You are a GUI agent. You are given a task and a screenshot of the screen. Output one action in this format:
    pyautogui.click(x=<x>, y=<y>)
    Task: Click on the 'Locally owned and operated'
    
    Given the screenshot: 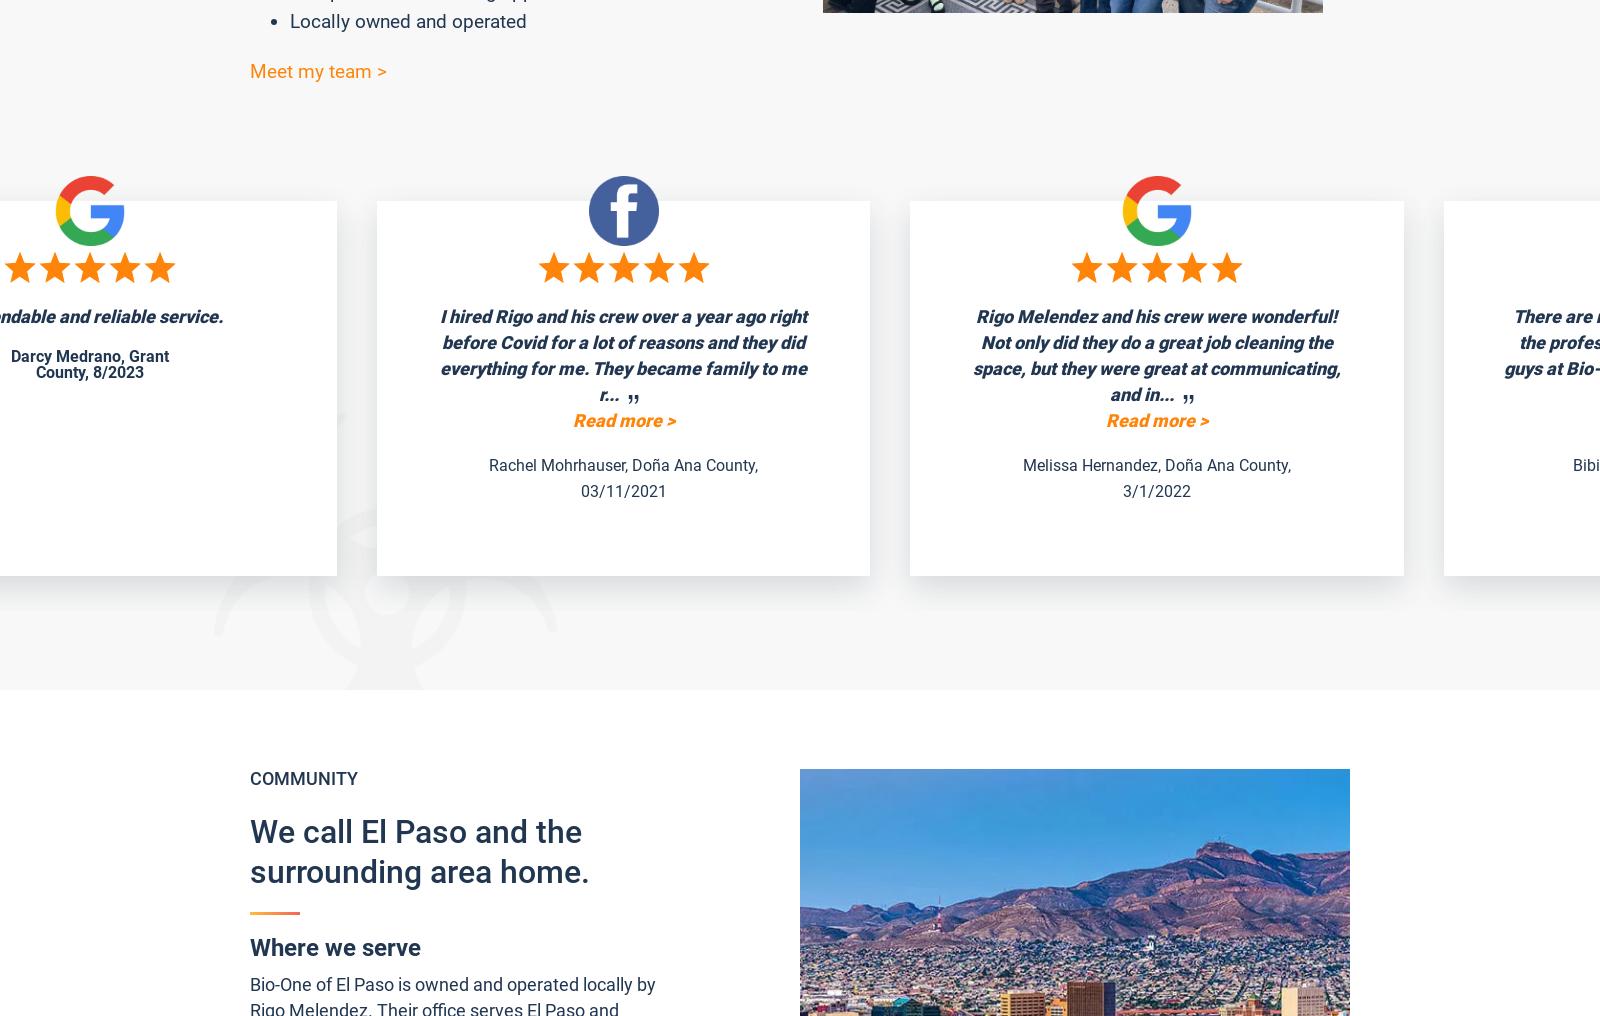 What is the action you would take?
    pyautogui.click(x=289, y=20)
    